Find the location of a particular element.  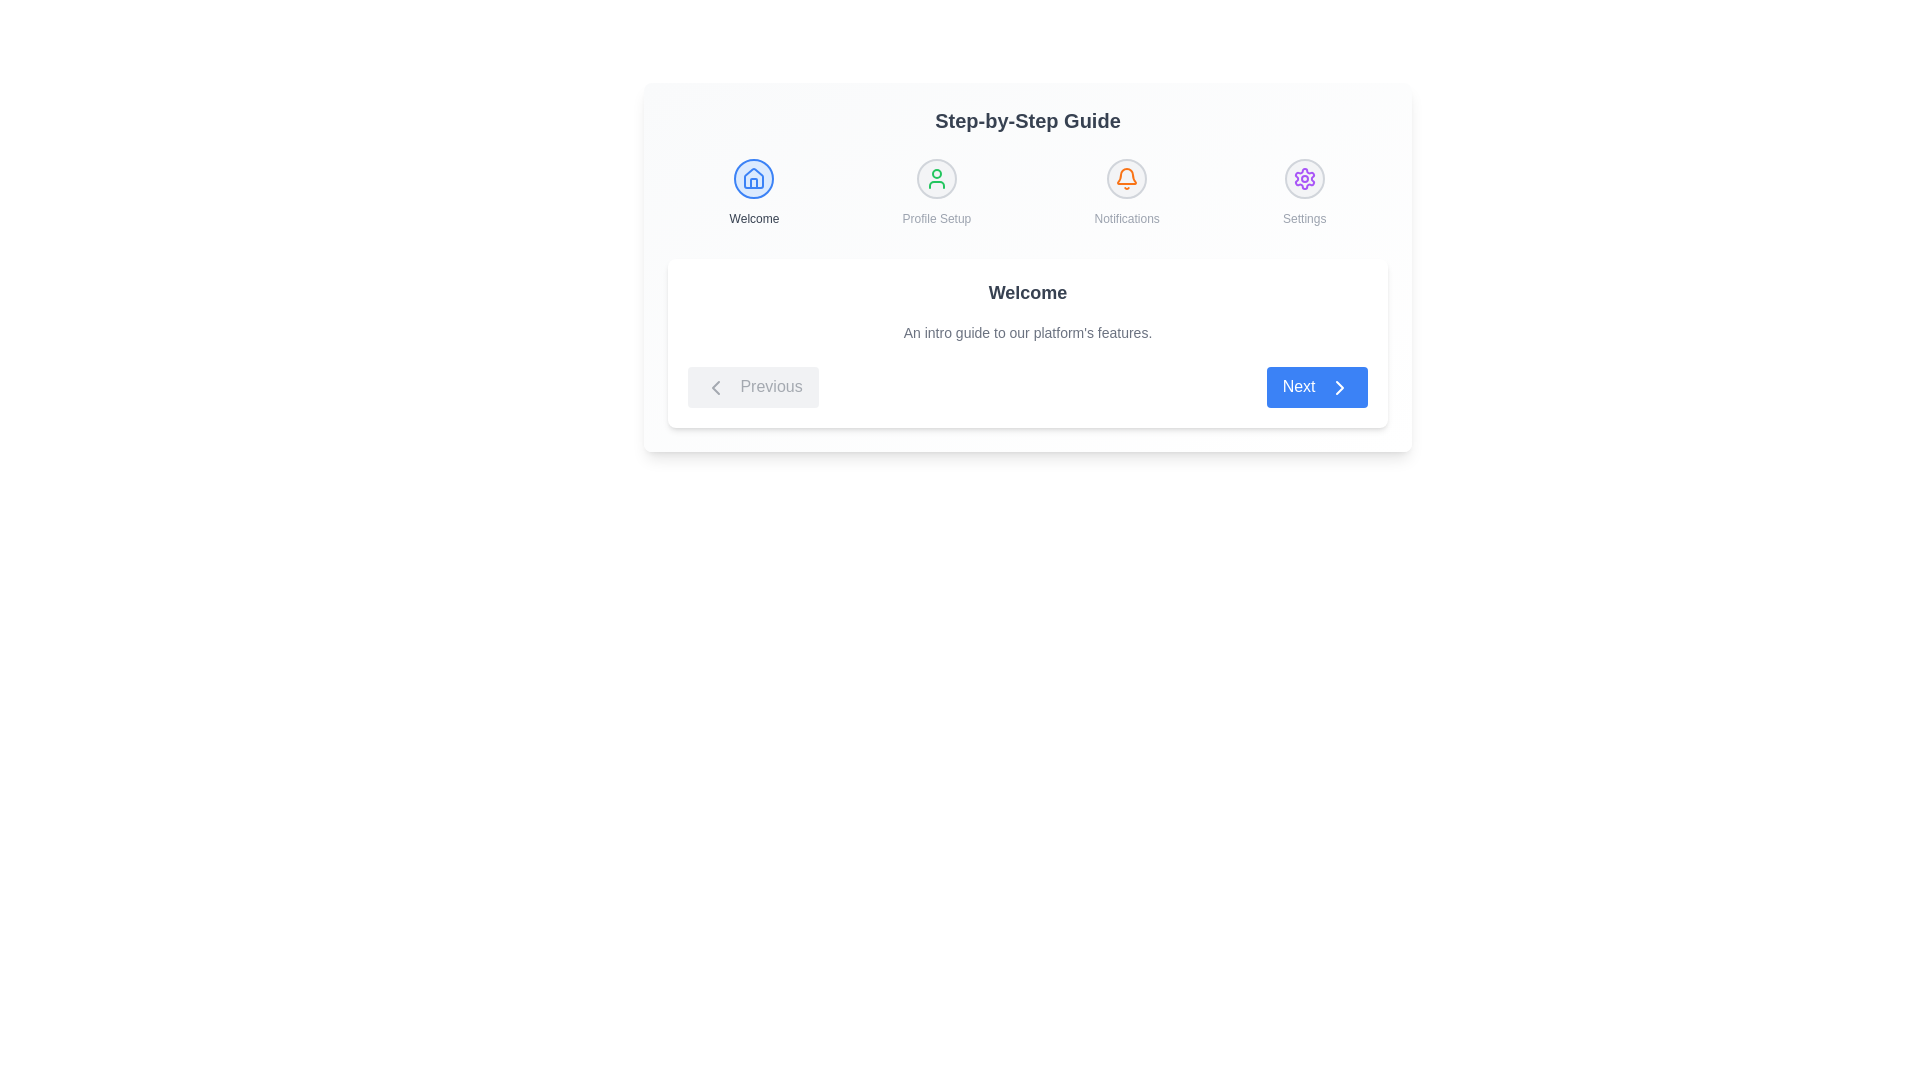

the 'Profile Setup' button located in the 'Step-by-Step Guide' interface, which is the second button from the left is located at coordinates (935, 177).